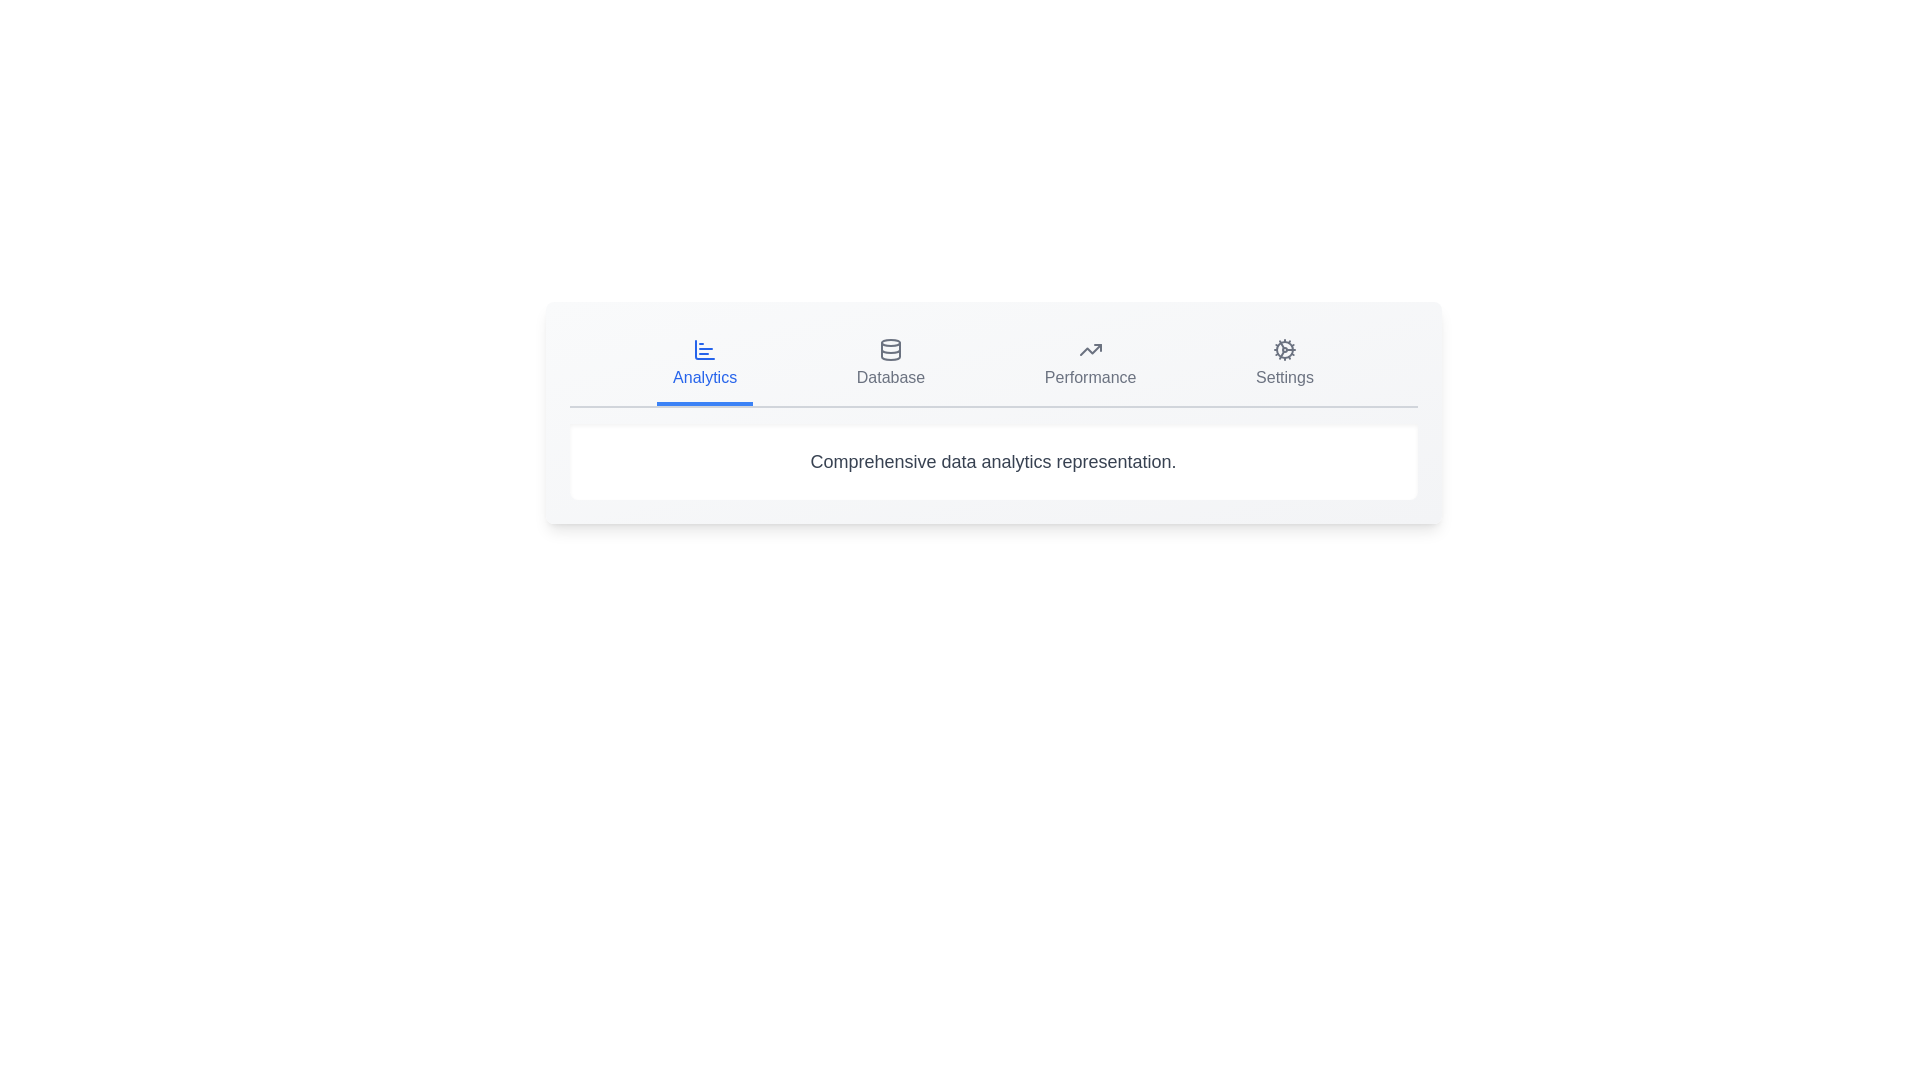  What do you see at coordinates (1285, 366) in the screenshot?
I see `the tab with the title Settings by clicking on it` at bounding box center [1285, 366].